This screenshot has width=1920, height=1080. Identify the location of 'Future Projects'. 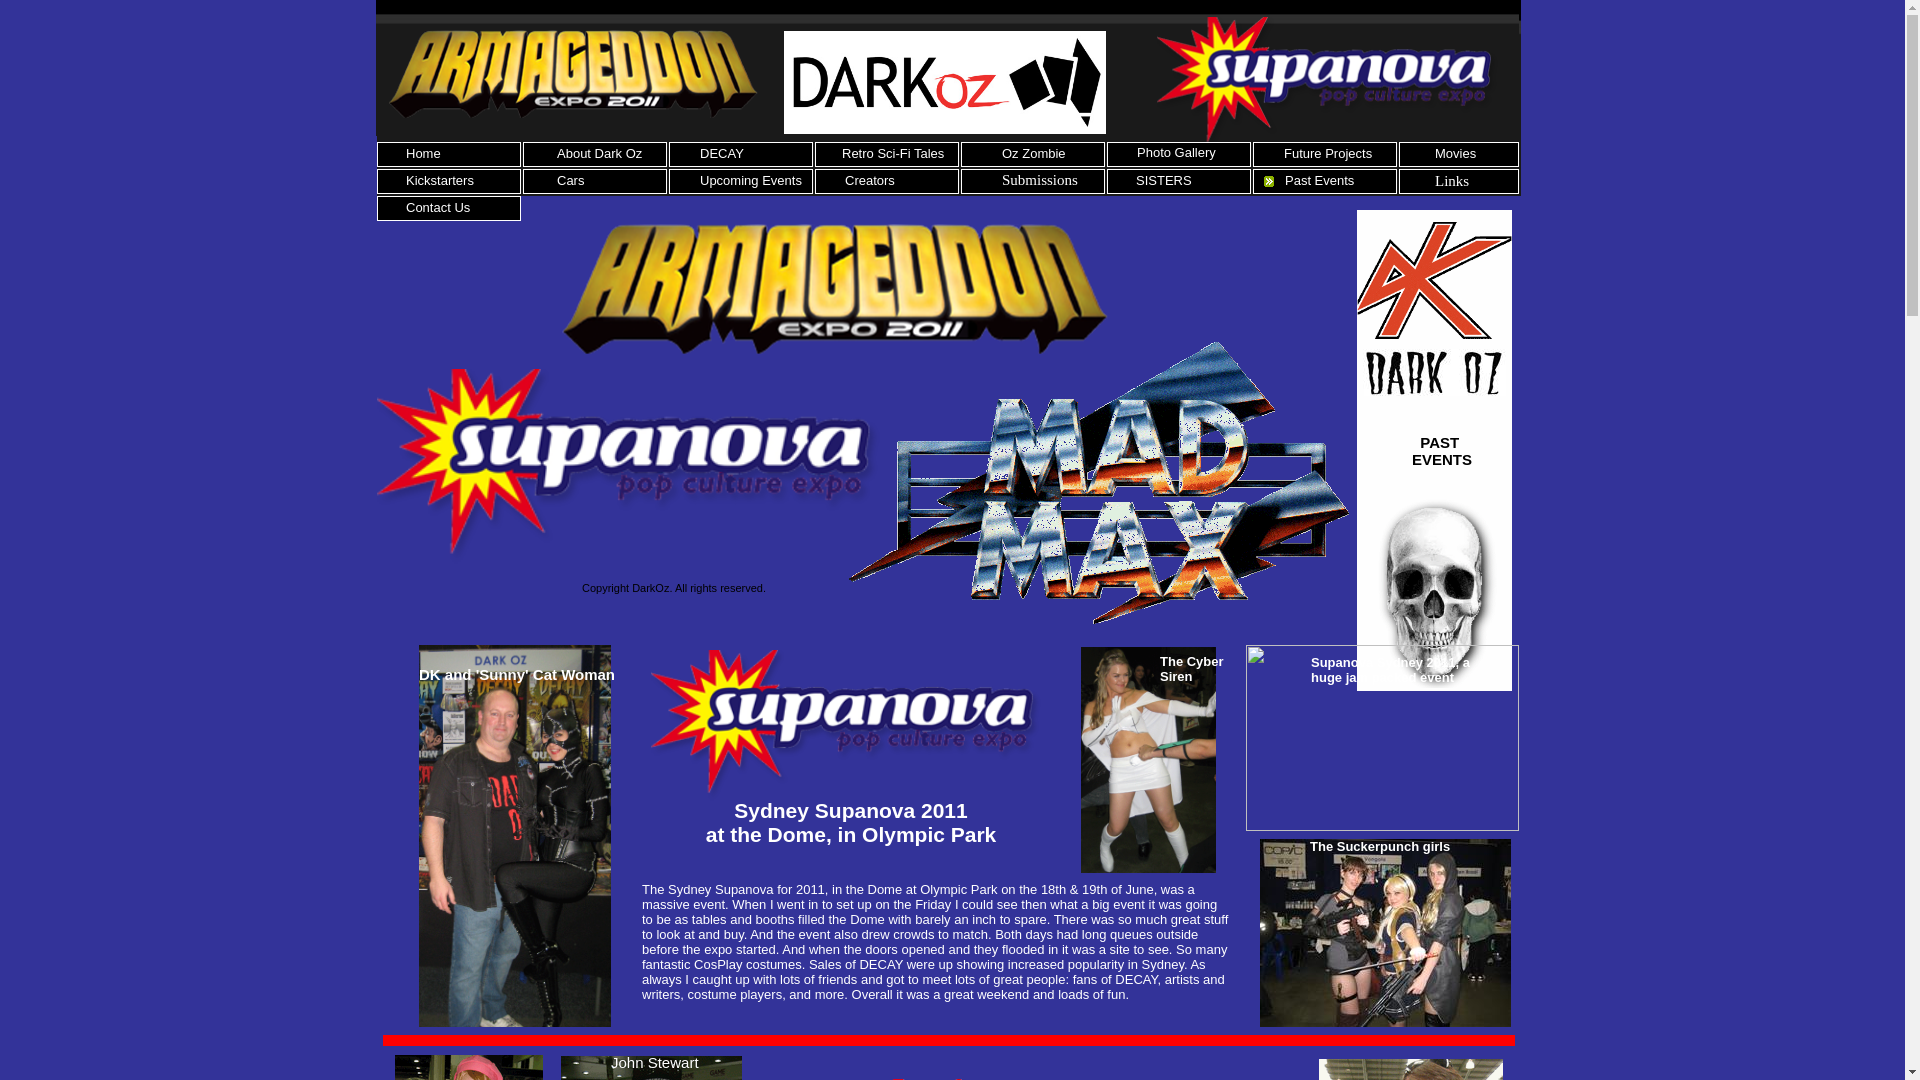
(1328, 152).